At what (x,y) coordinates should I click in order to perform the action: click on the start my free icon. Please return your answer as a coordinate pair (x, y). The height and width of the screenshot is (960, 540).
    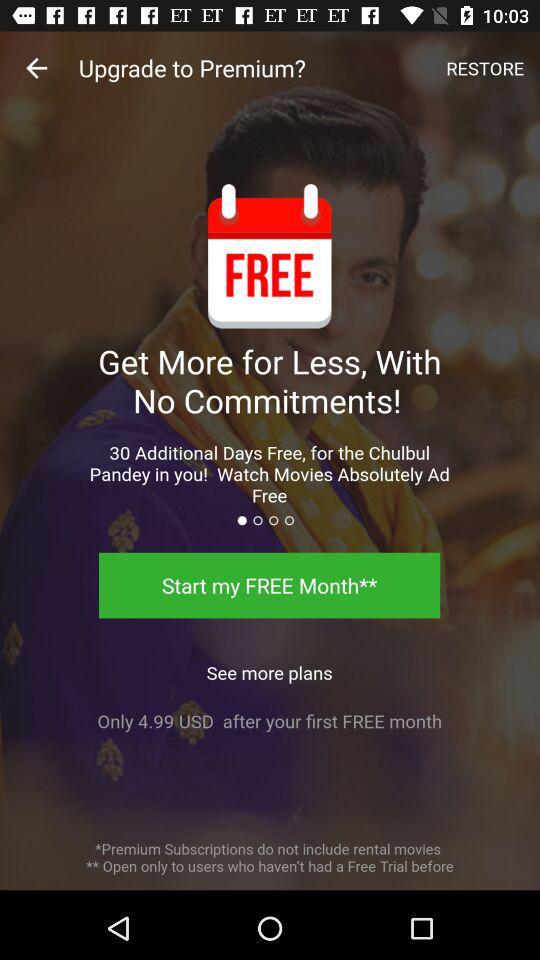
    Looking at the image, I should click on (269, 585).